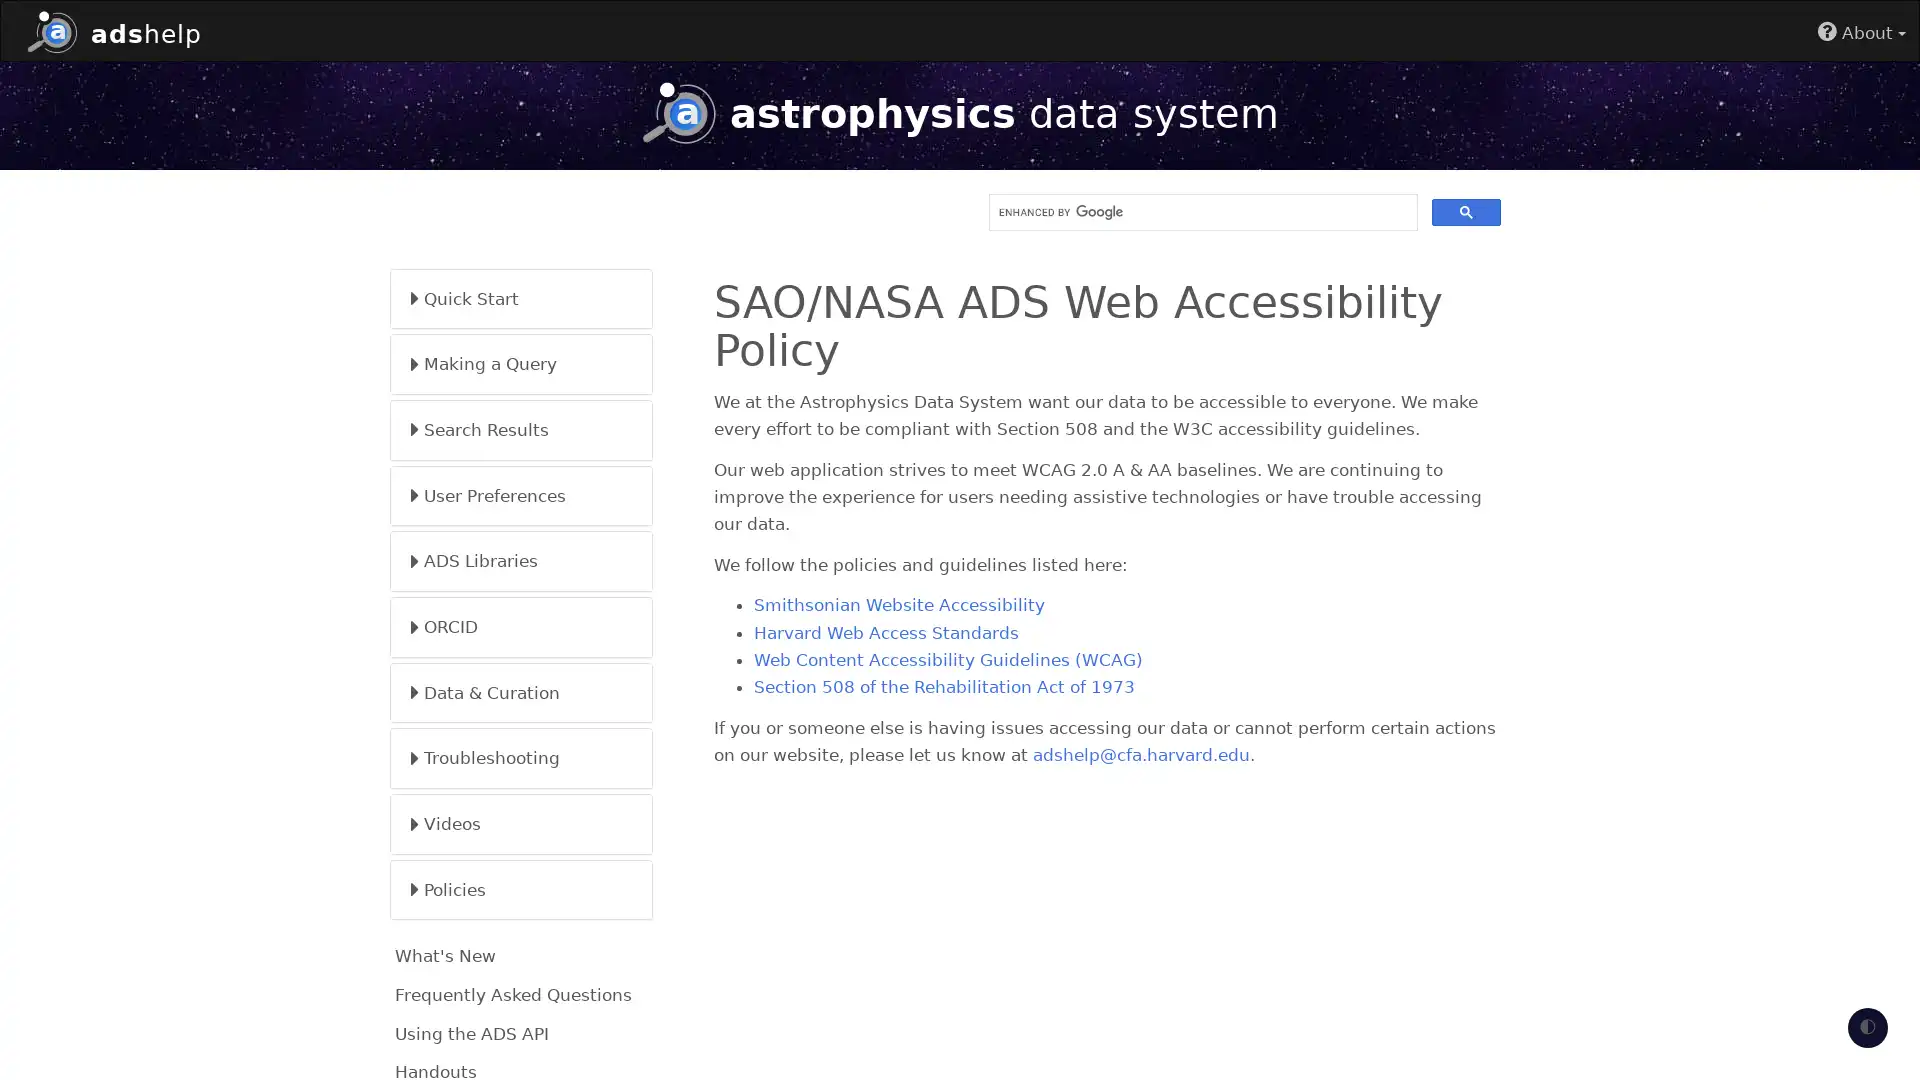 The image size is (1920, 1080). What do you see at coordinates (521, 888) in the screenshot?
I see `Policies` at bounding box center [521, 888].